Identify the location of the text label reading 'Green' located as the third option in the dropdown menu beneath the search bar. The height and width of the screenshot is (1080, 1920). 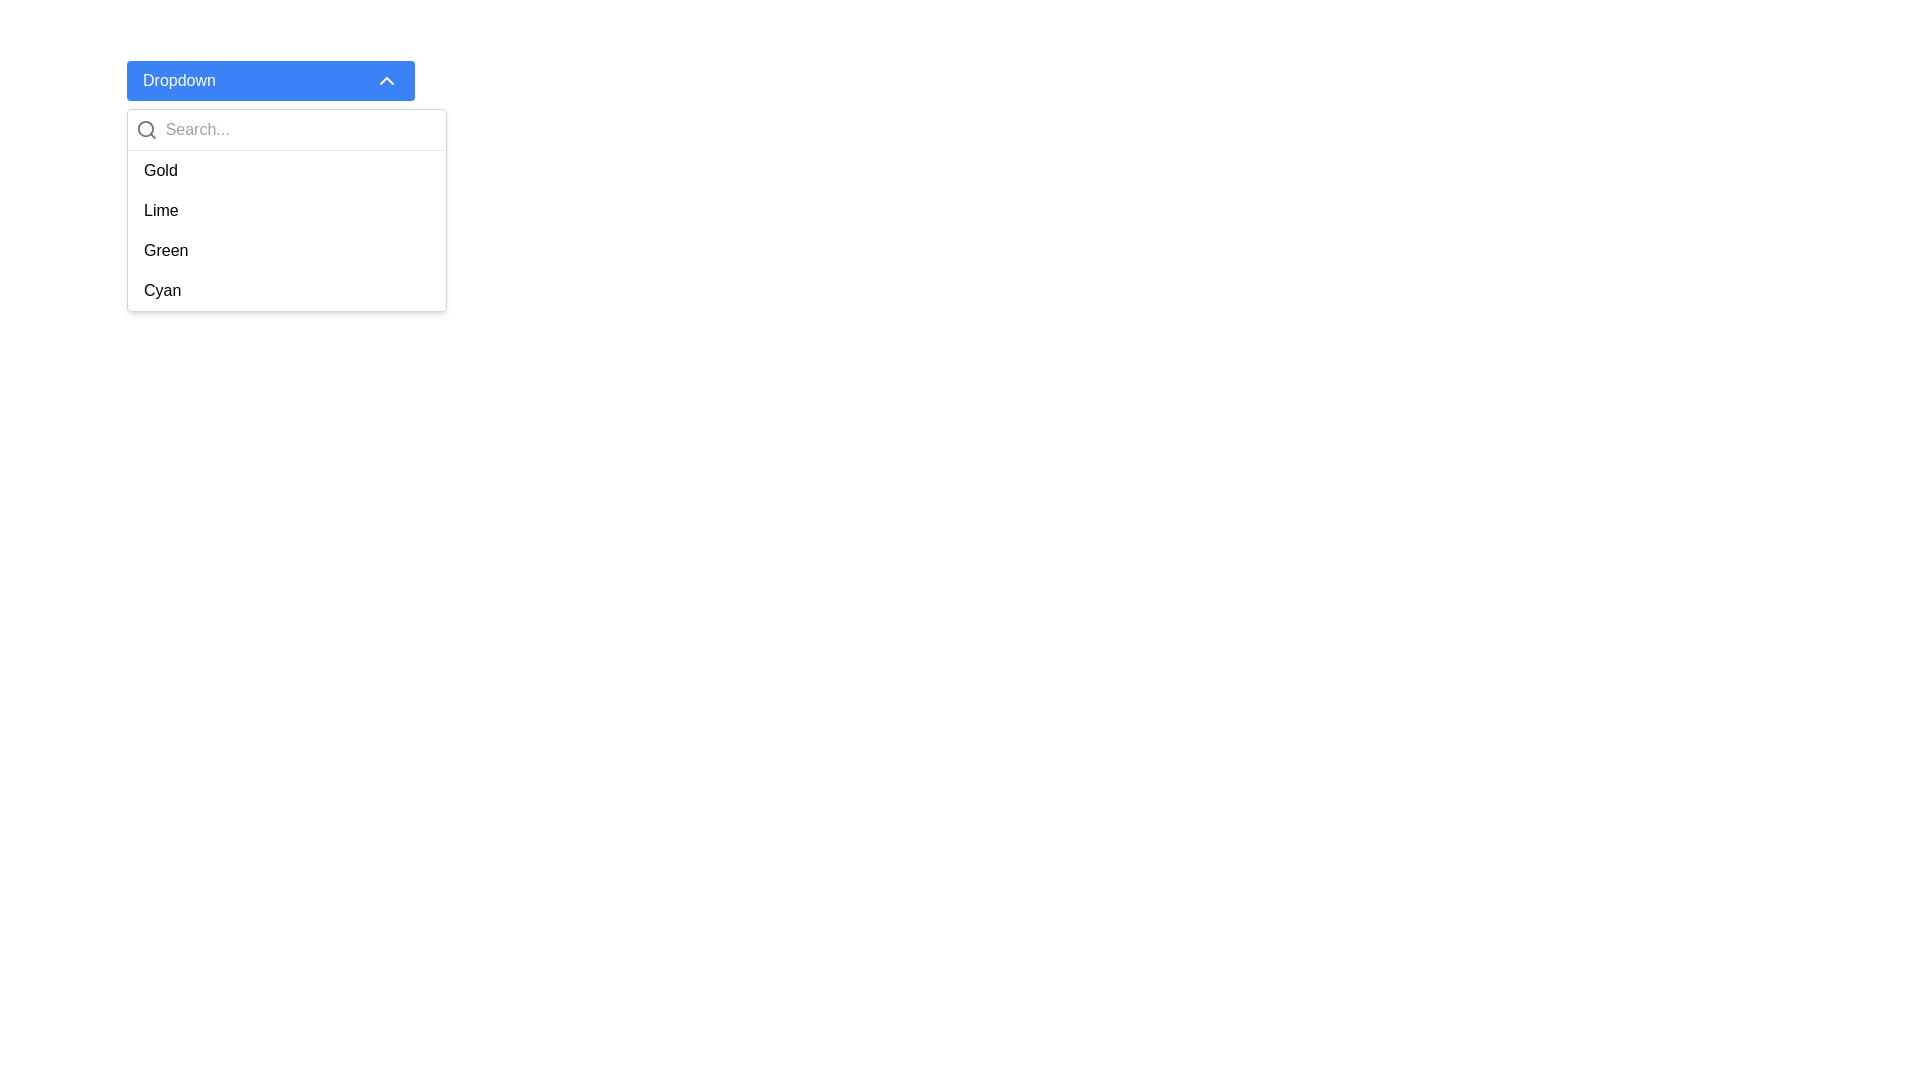
(166, 249).